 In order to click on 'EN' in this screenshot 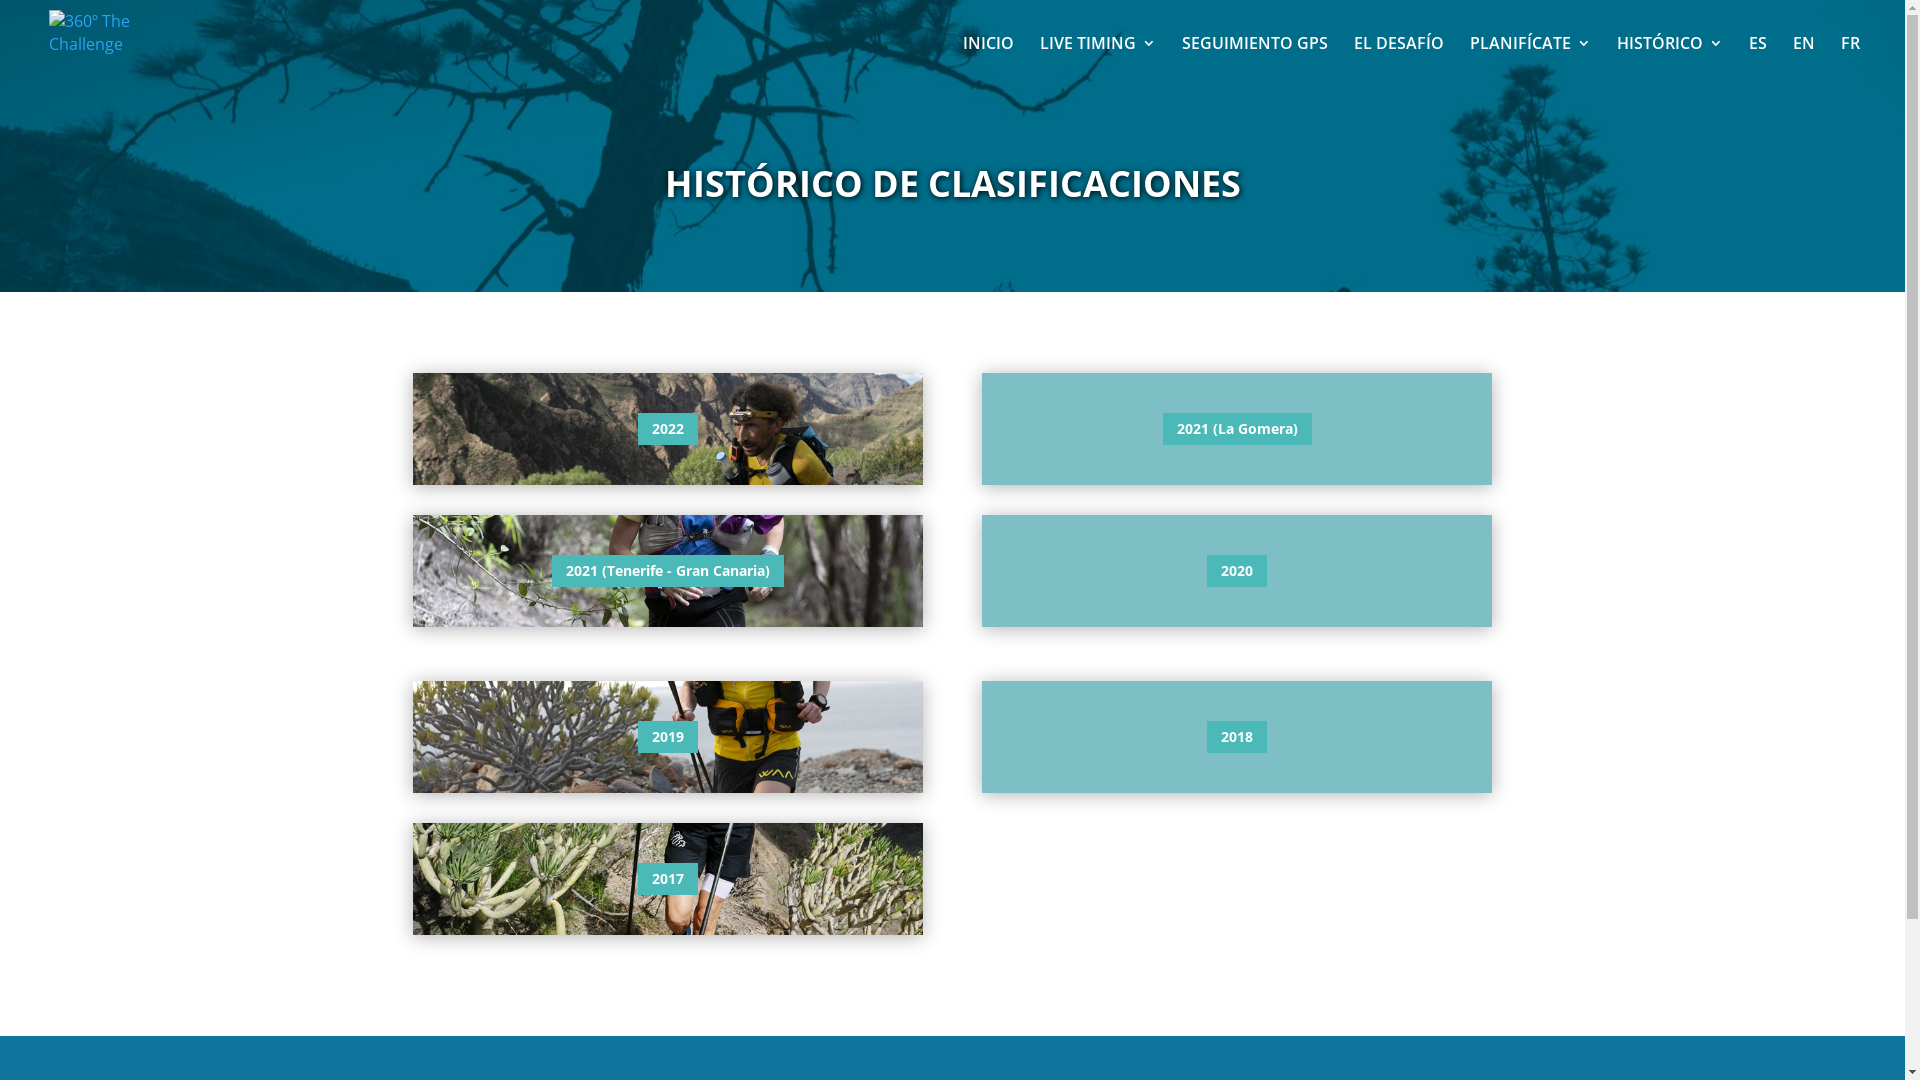, I will do `click(1804, 60)`.